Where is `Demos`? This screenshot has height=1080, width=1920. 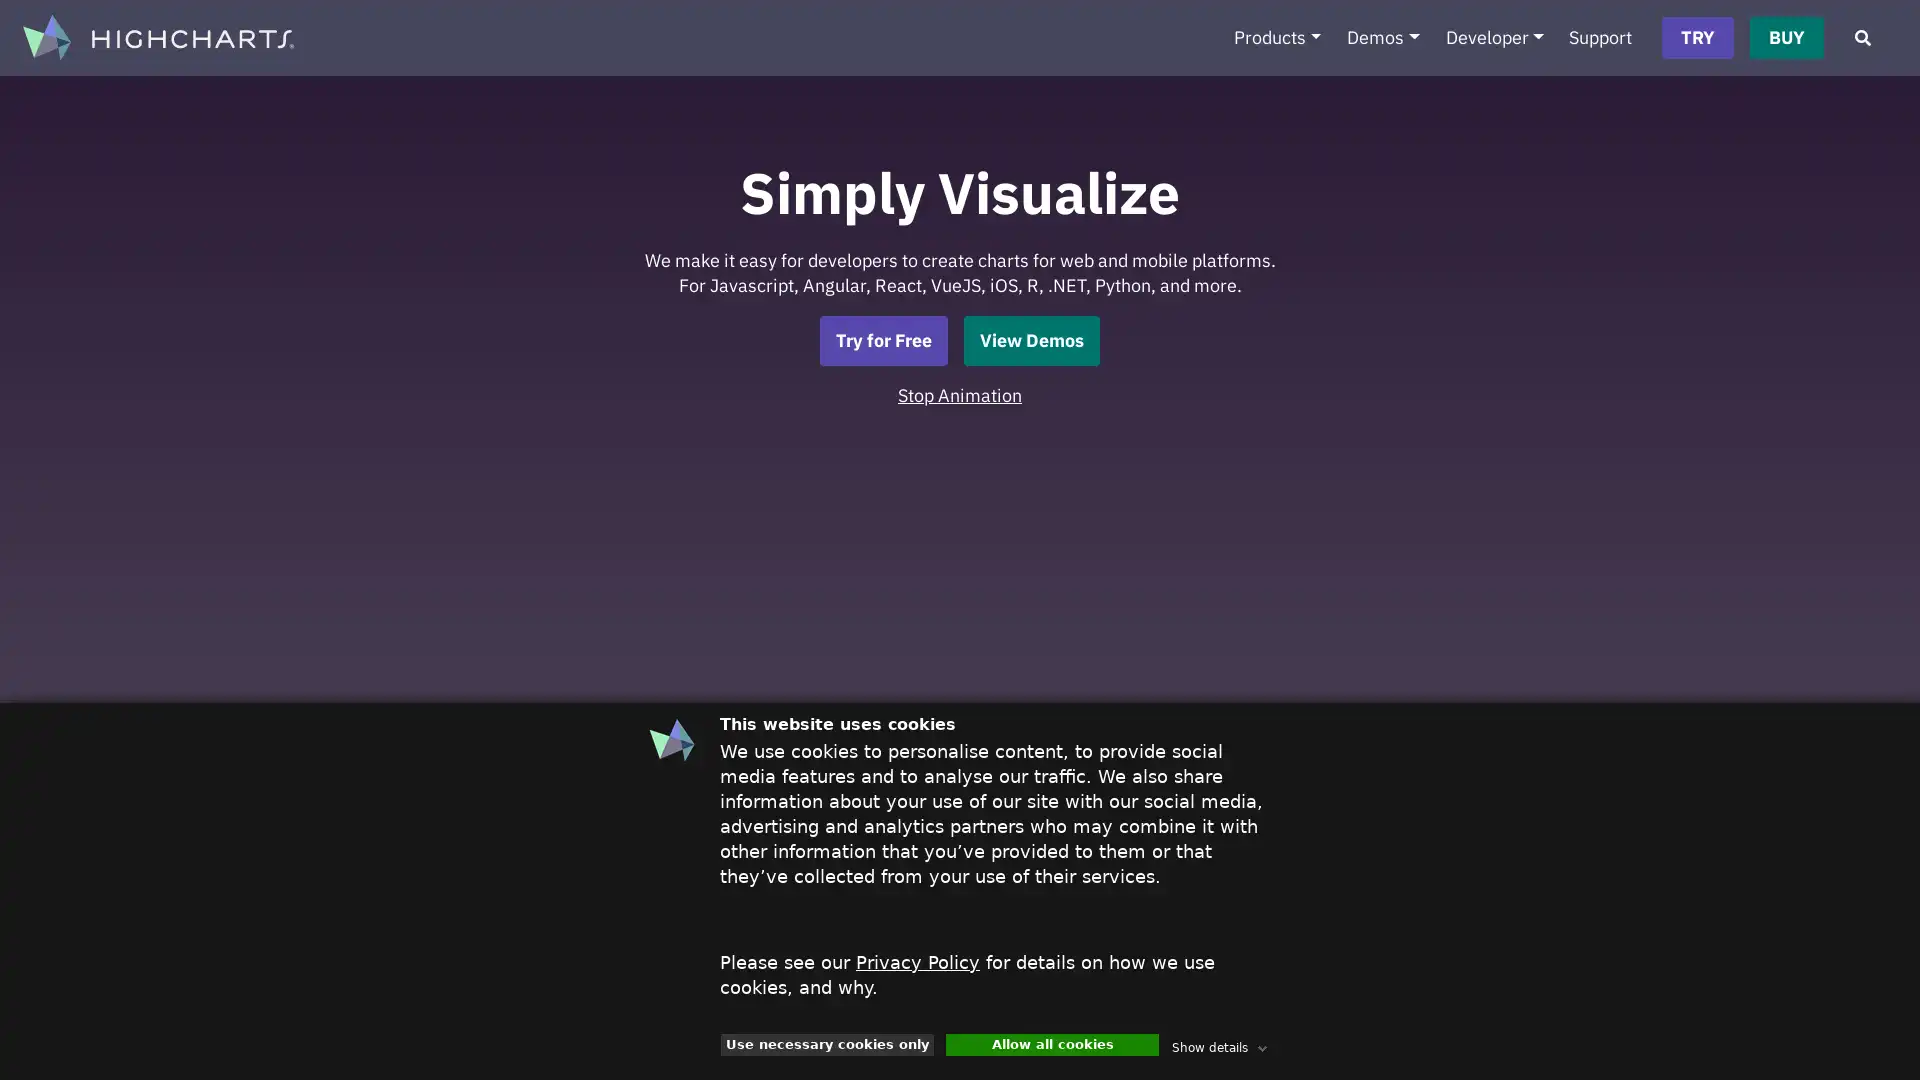 Demos is located at coordinates (1381, 38).